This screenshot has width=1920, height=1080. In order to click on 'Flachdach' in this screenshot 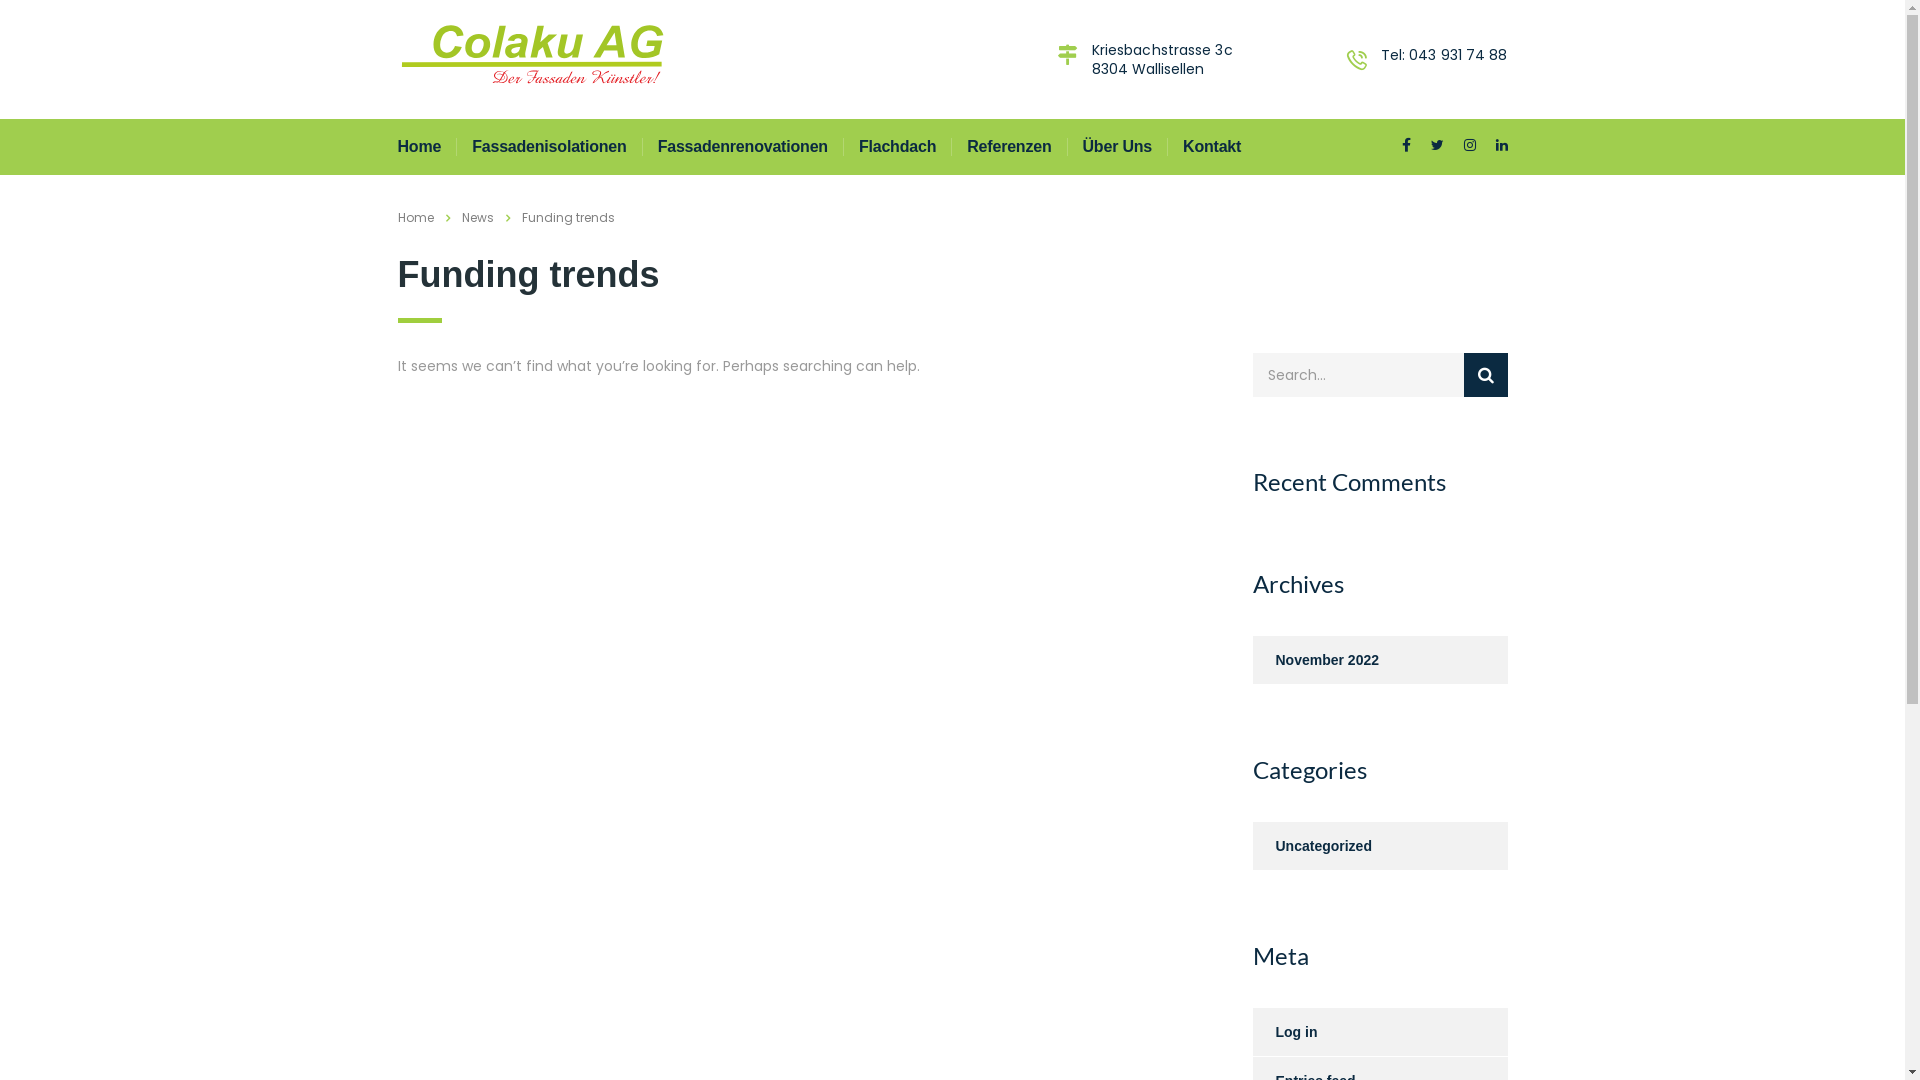, I will do `click(896, 145)`.